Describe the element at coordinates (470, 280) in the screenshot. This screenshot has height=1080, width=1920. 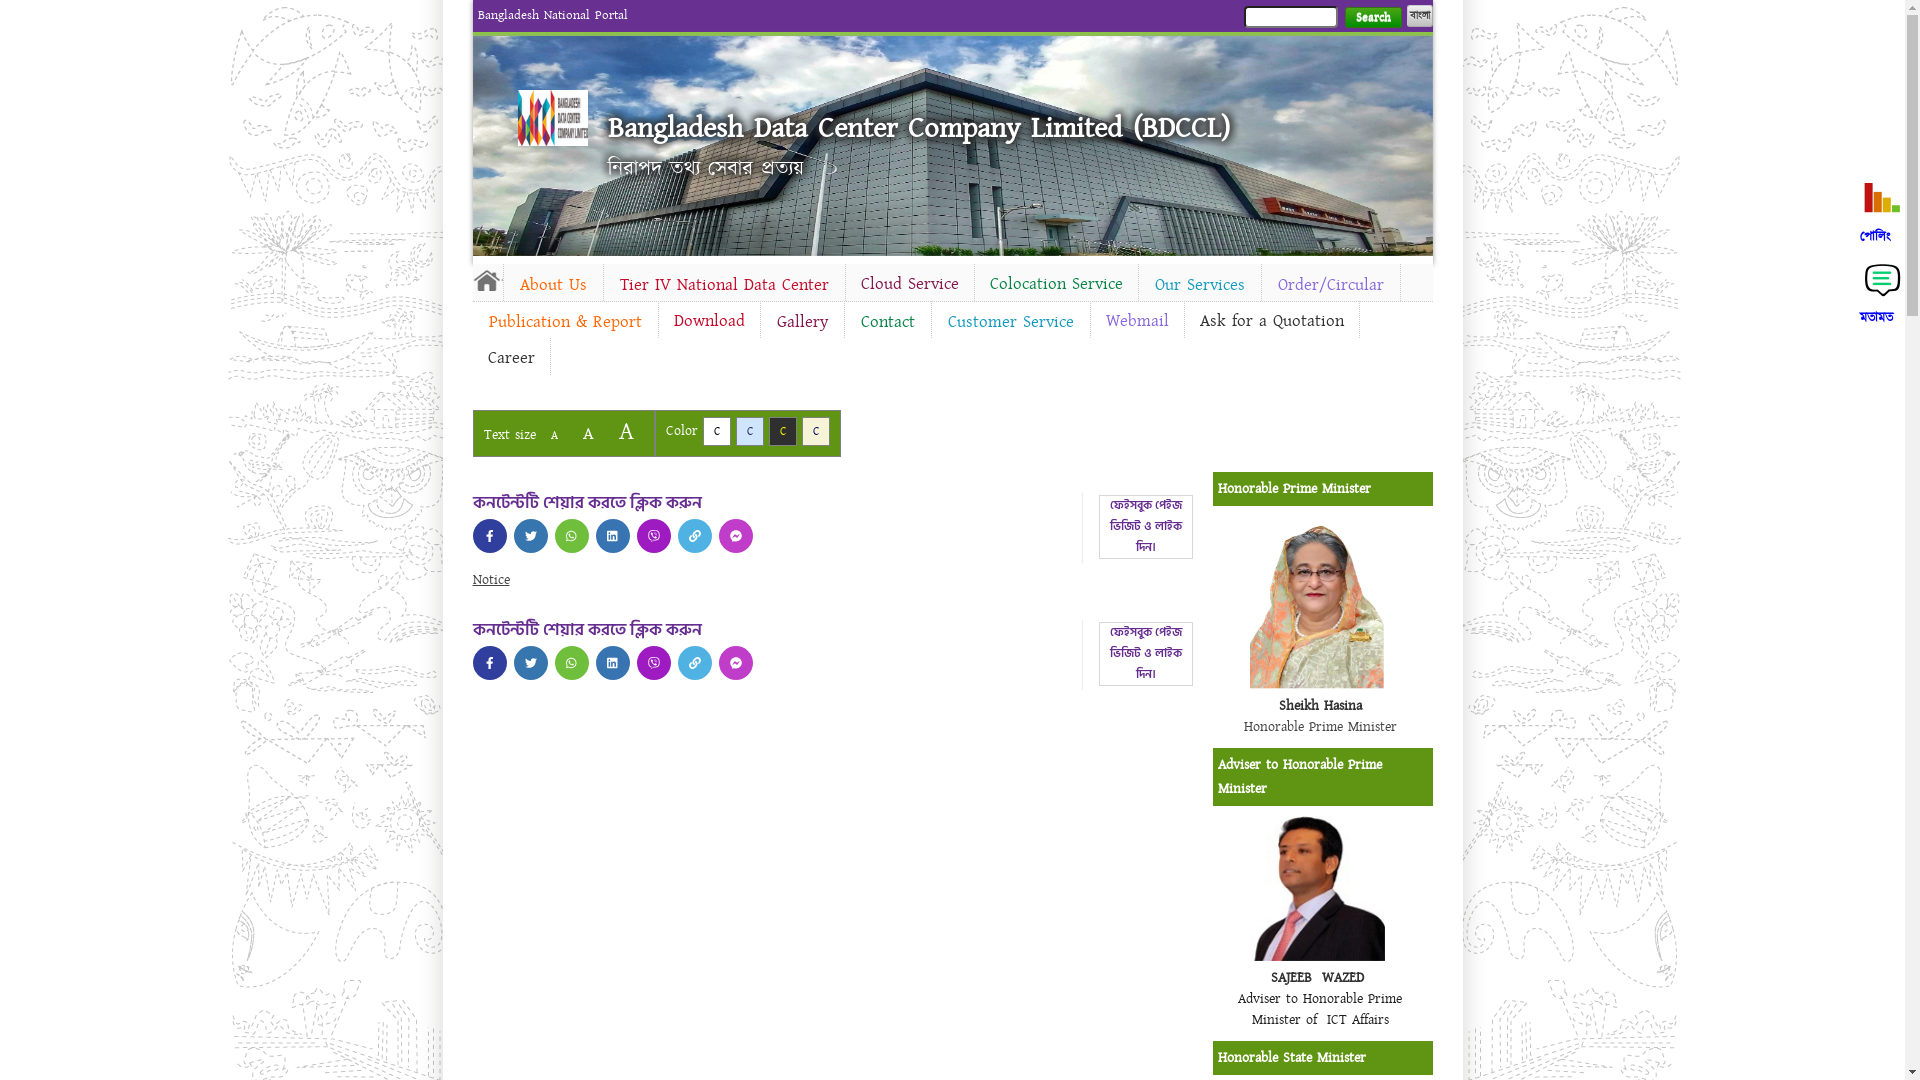
I see `'Home'` at that location.